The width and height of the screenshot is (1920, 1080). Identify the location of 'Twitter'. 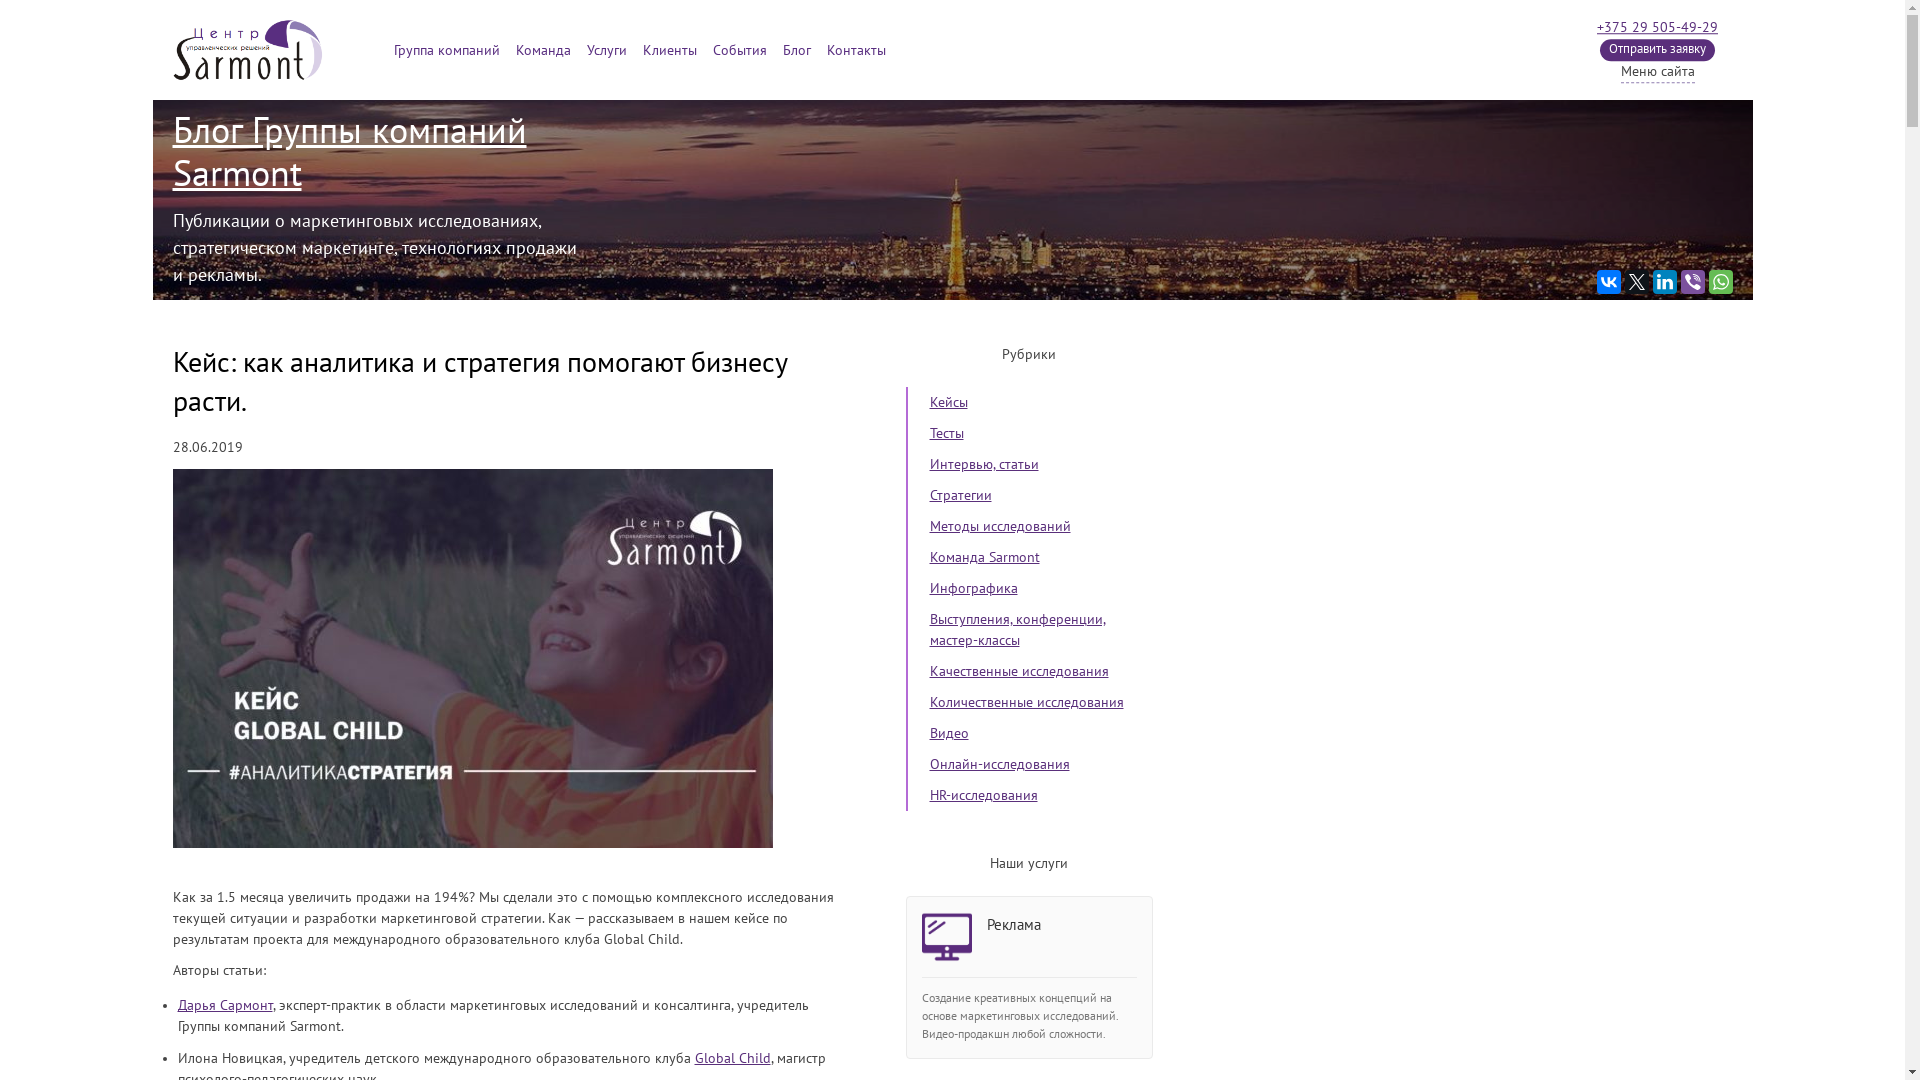
(1636, 281).